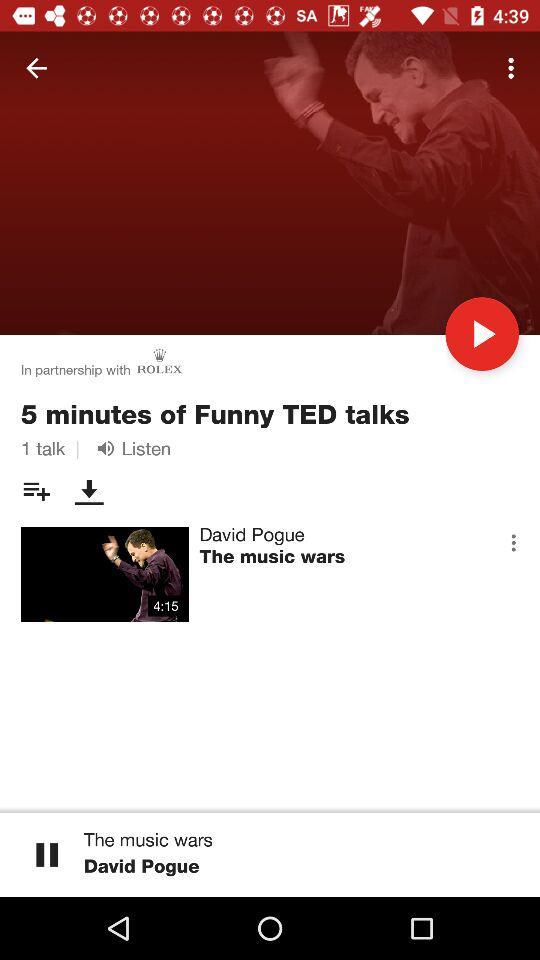 This screenshot has height=960, width=540. I want to click on icon to the right of the |, so click(130, 448).